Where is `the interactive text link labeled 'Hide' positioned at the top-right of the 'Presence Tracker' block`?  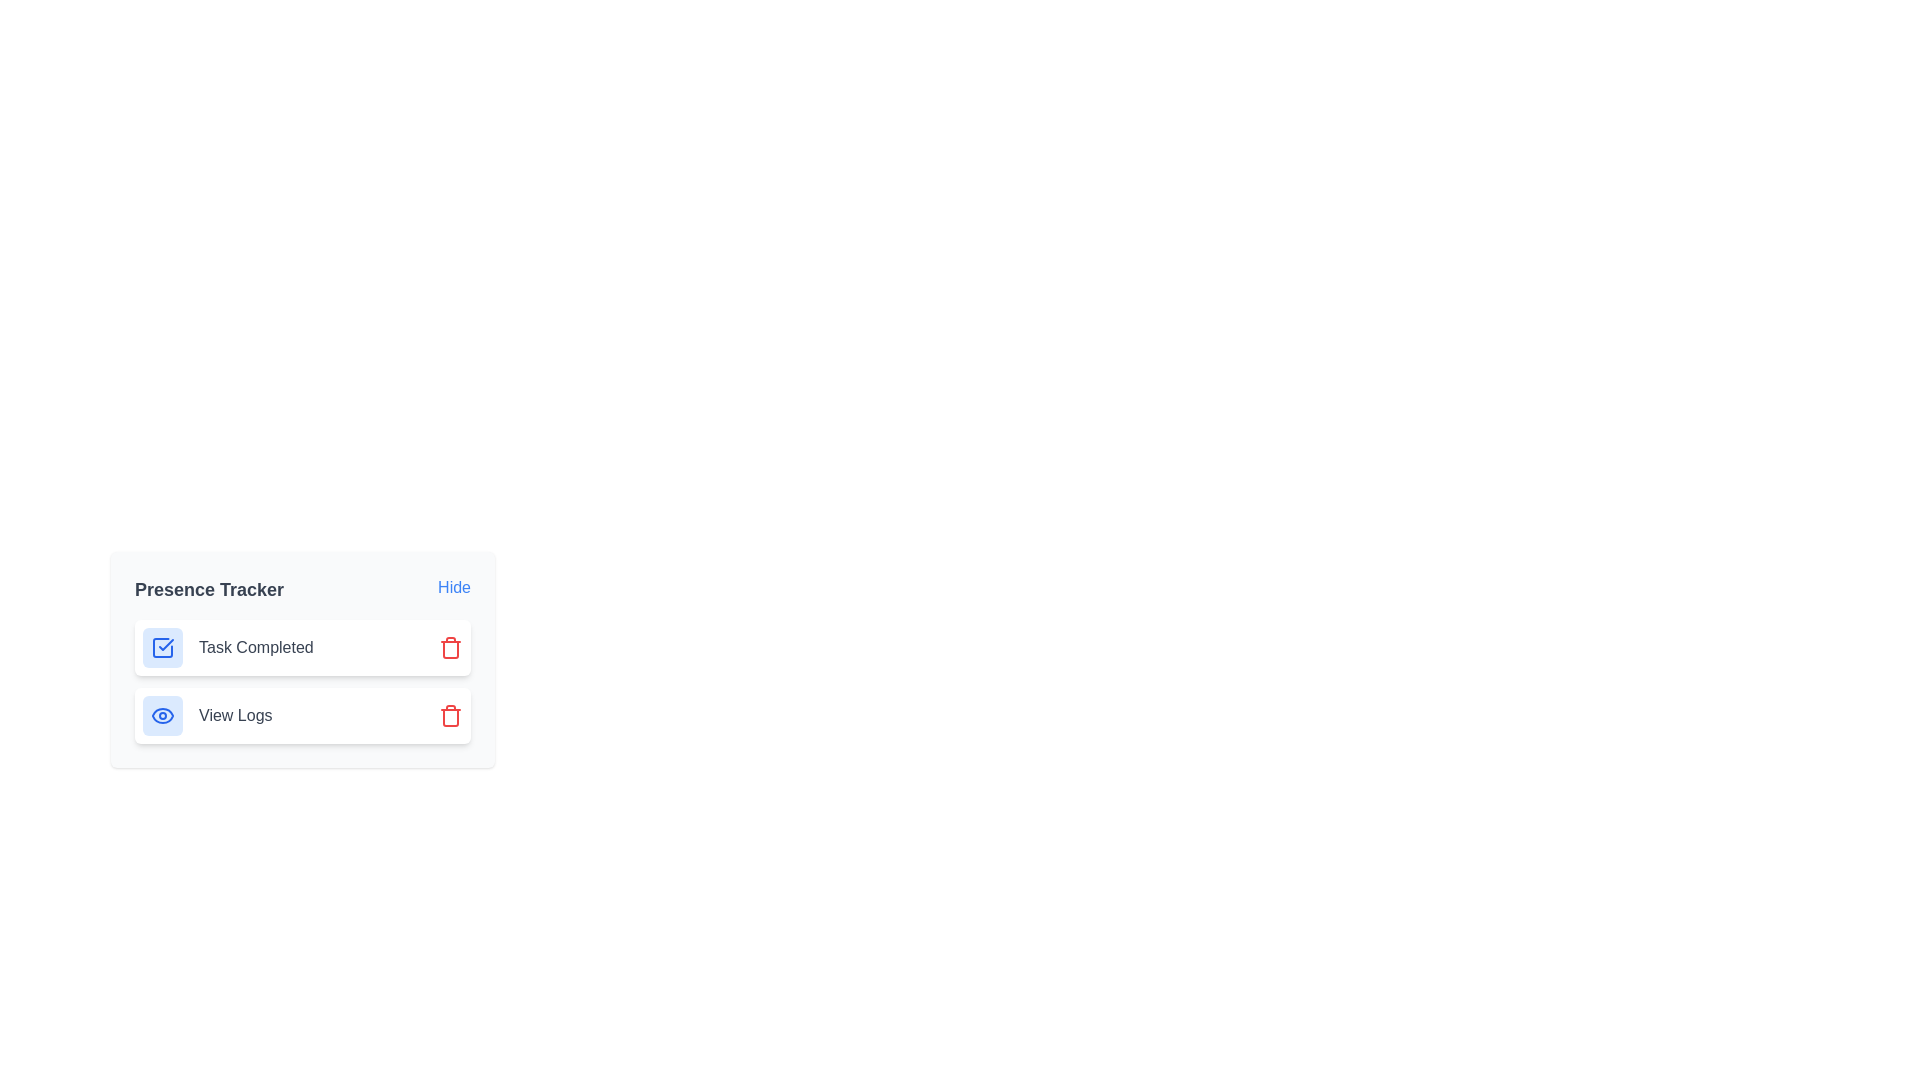 the interactive text link labeled 'Hide' positioned at the top-right of the 'Presence Tracker' block is located at coordinates (453, 586).